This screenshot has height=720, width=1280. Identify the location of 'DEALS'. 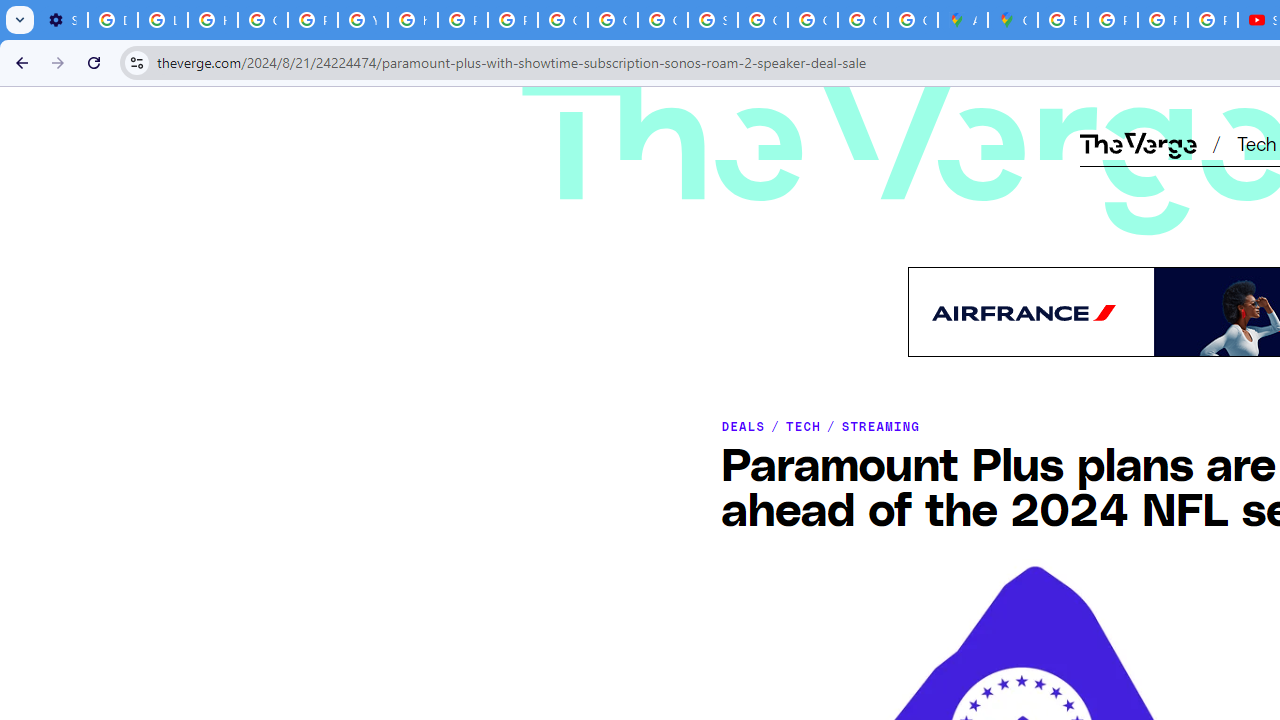
(742, 424).